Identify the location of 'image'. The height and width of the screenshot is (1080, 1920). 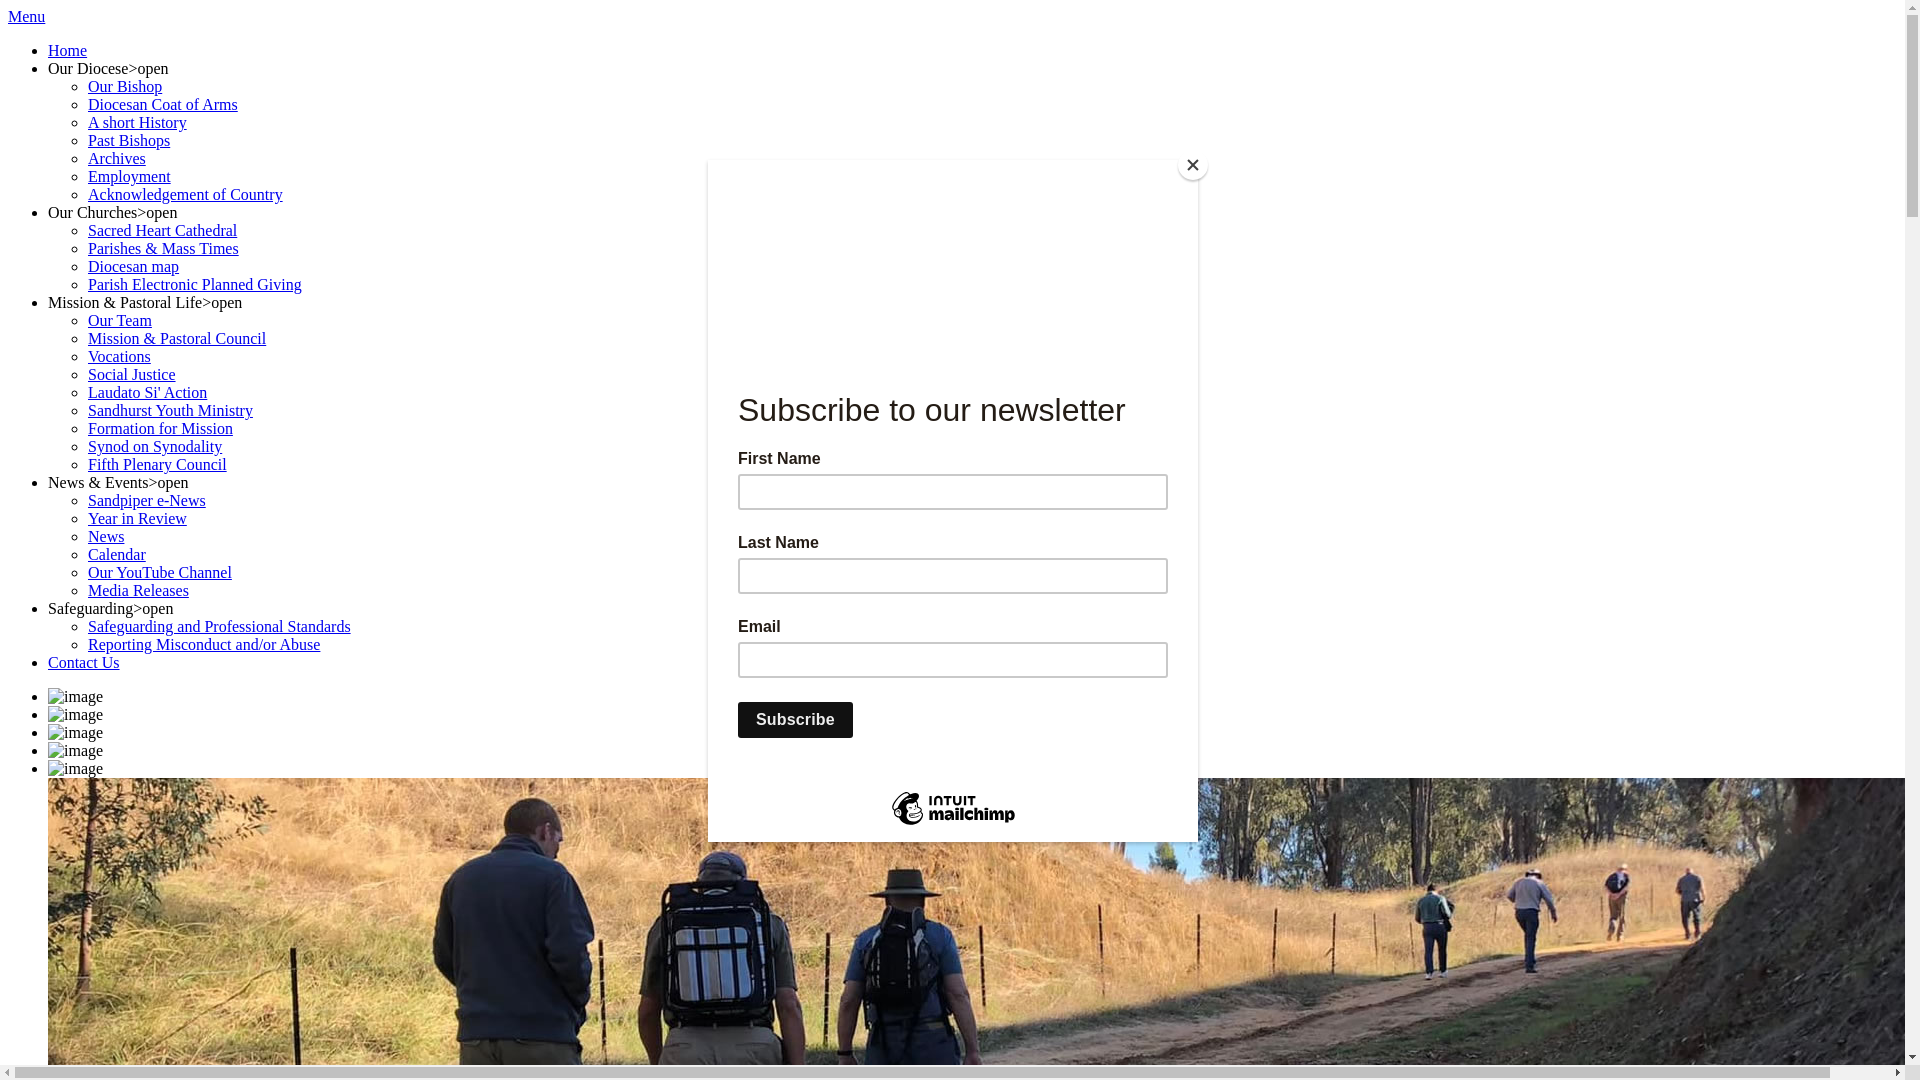
(75, 732).